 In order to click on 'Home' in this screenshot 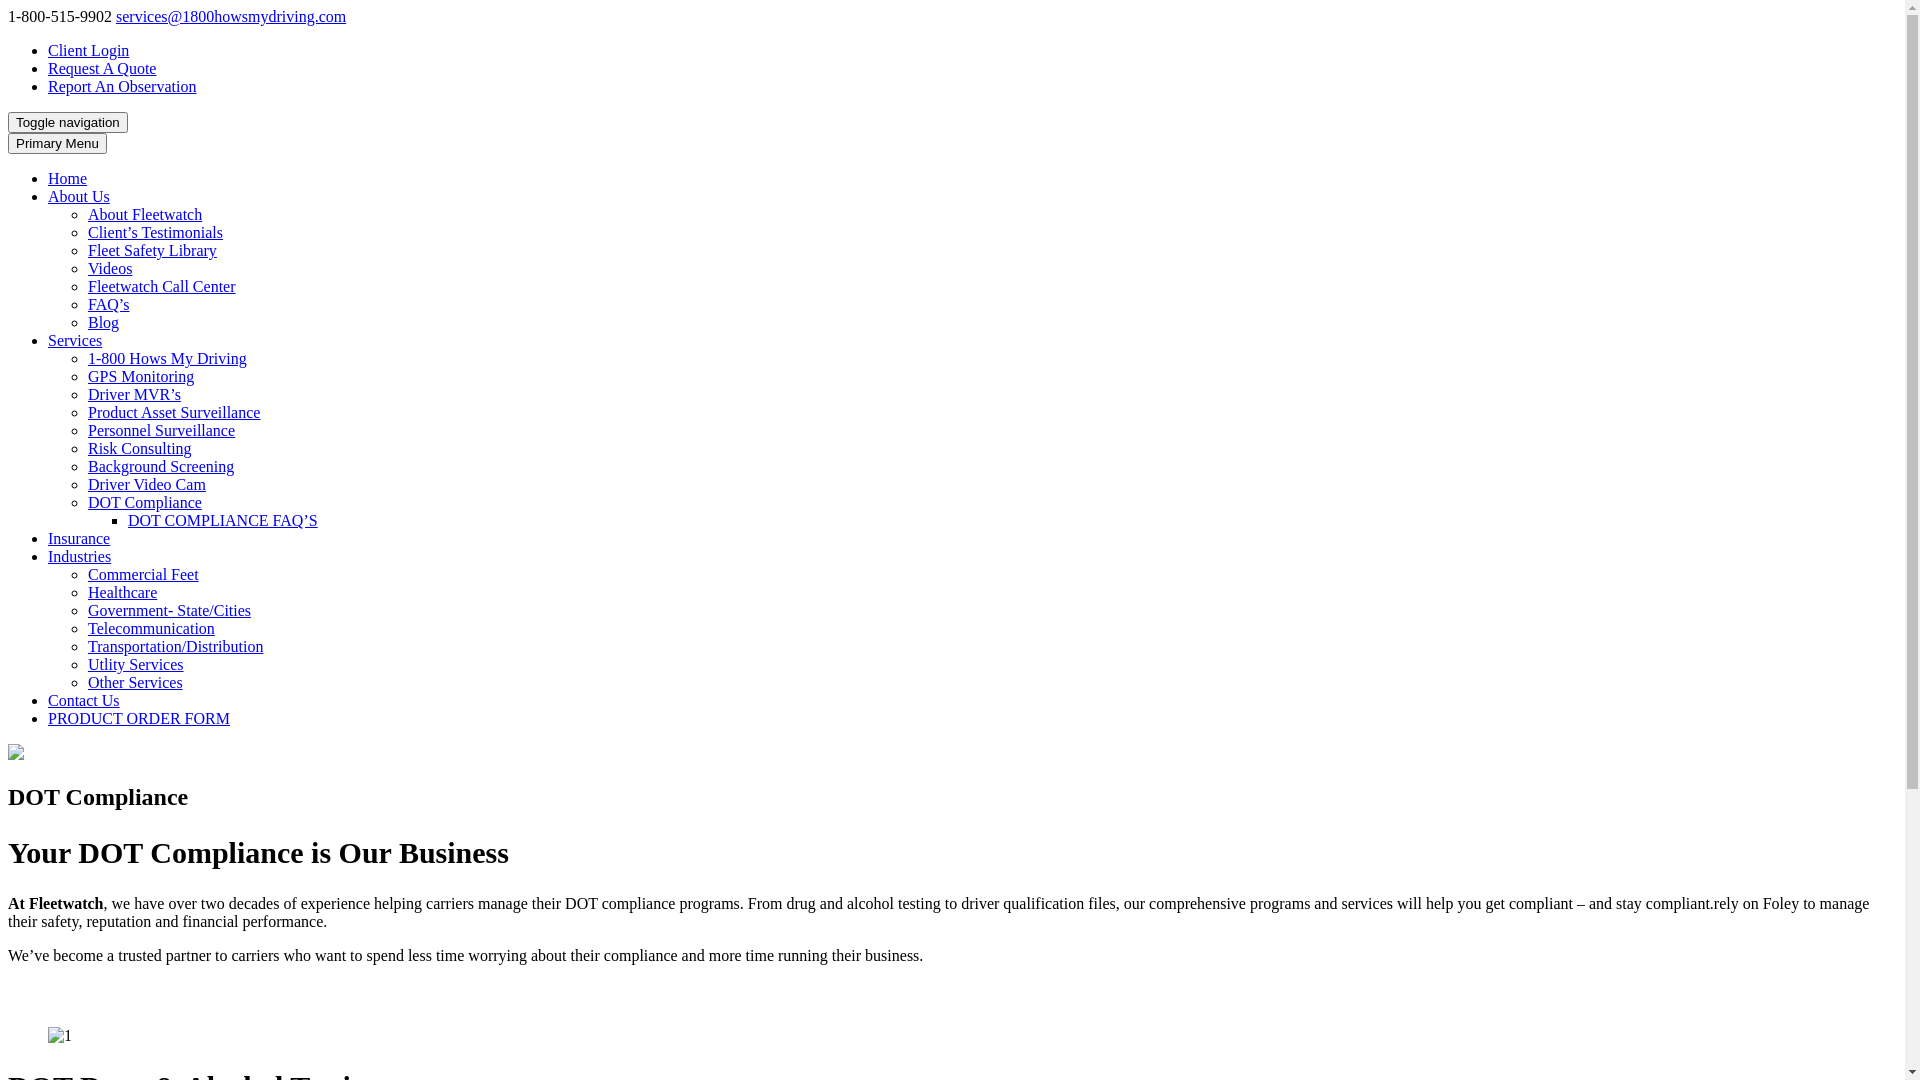, I will do `click(67, 177)`.